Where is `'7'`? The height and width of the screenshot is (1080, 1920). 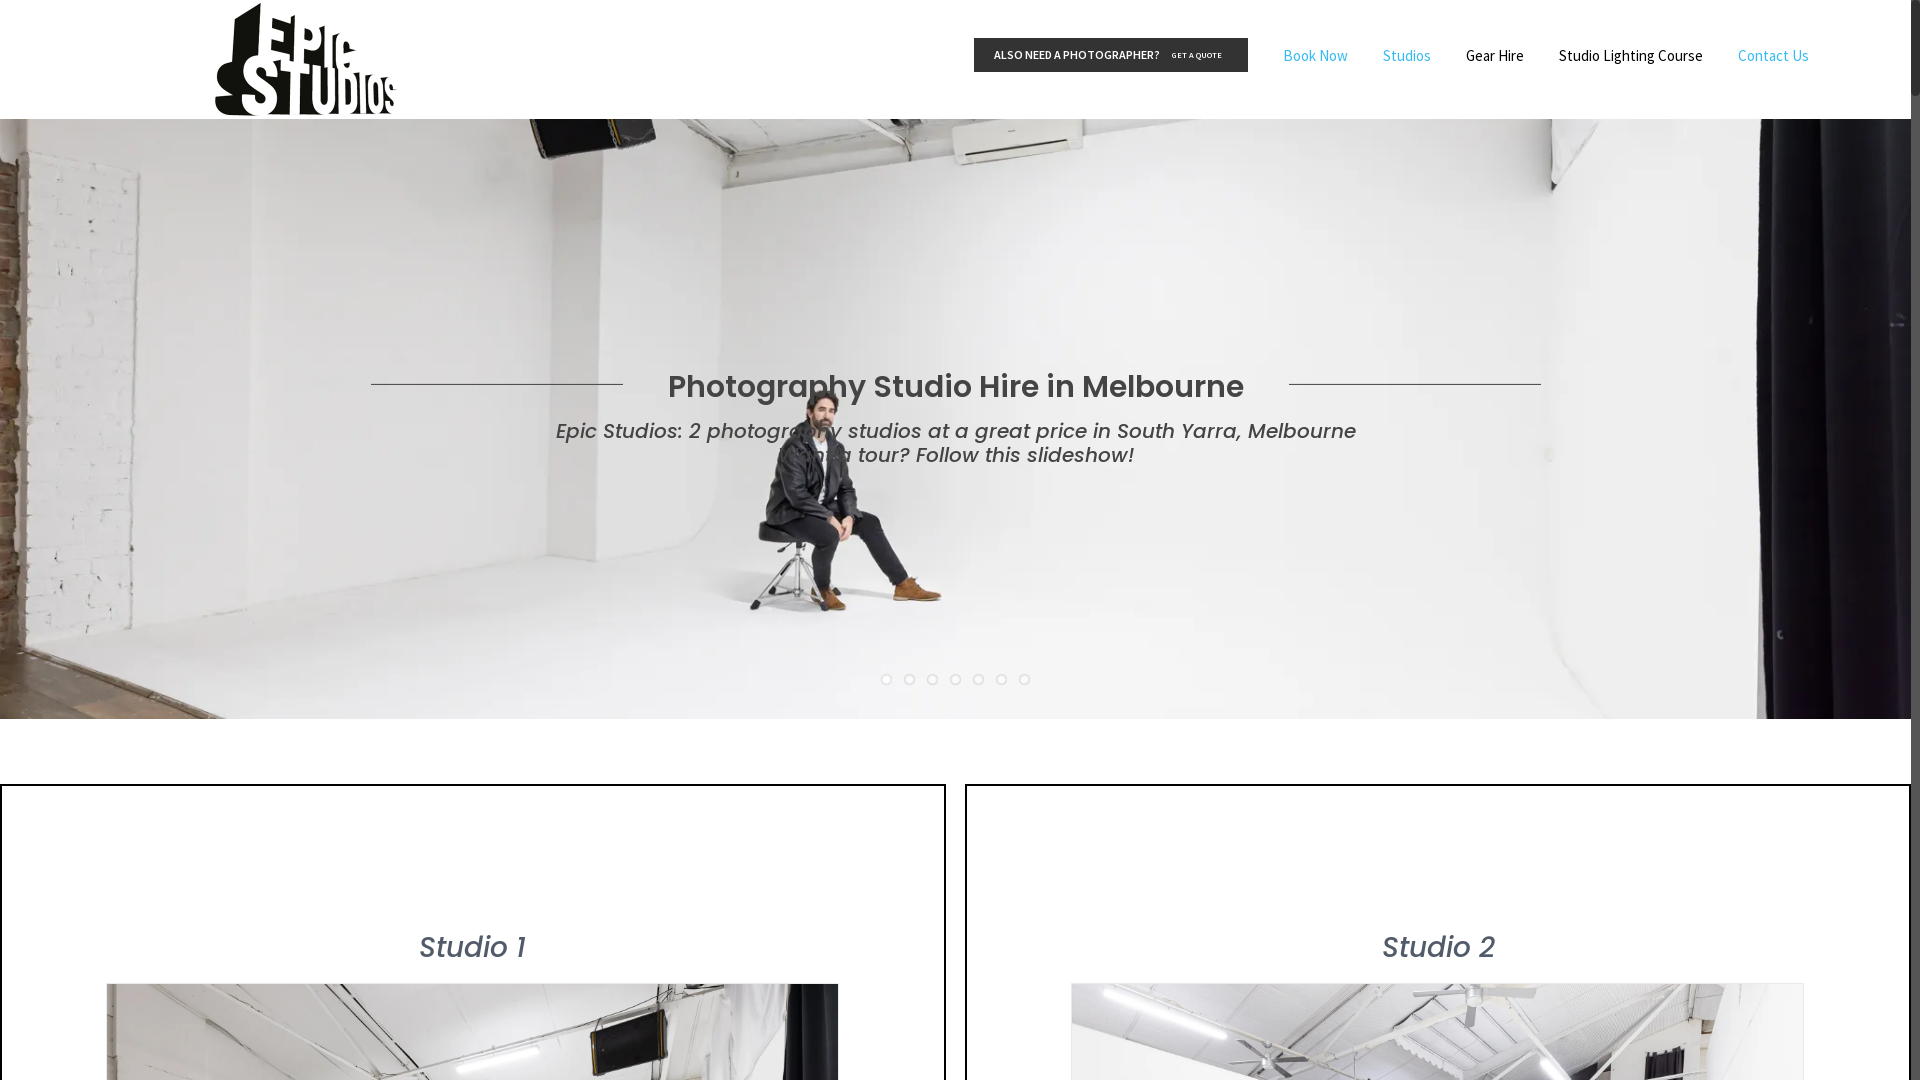
'7' is located at coordinates (1024, 678).